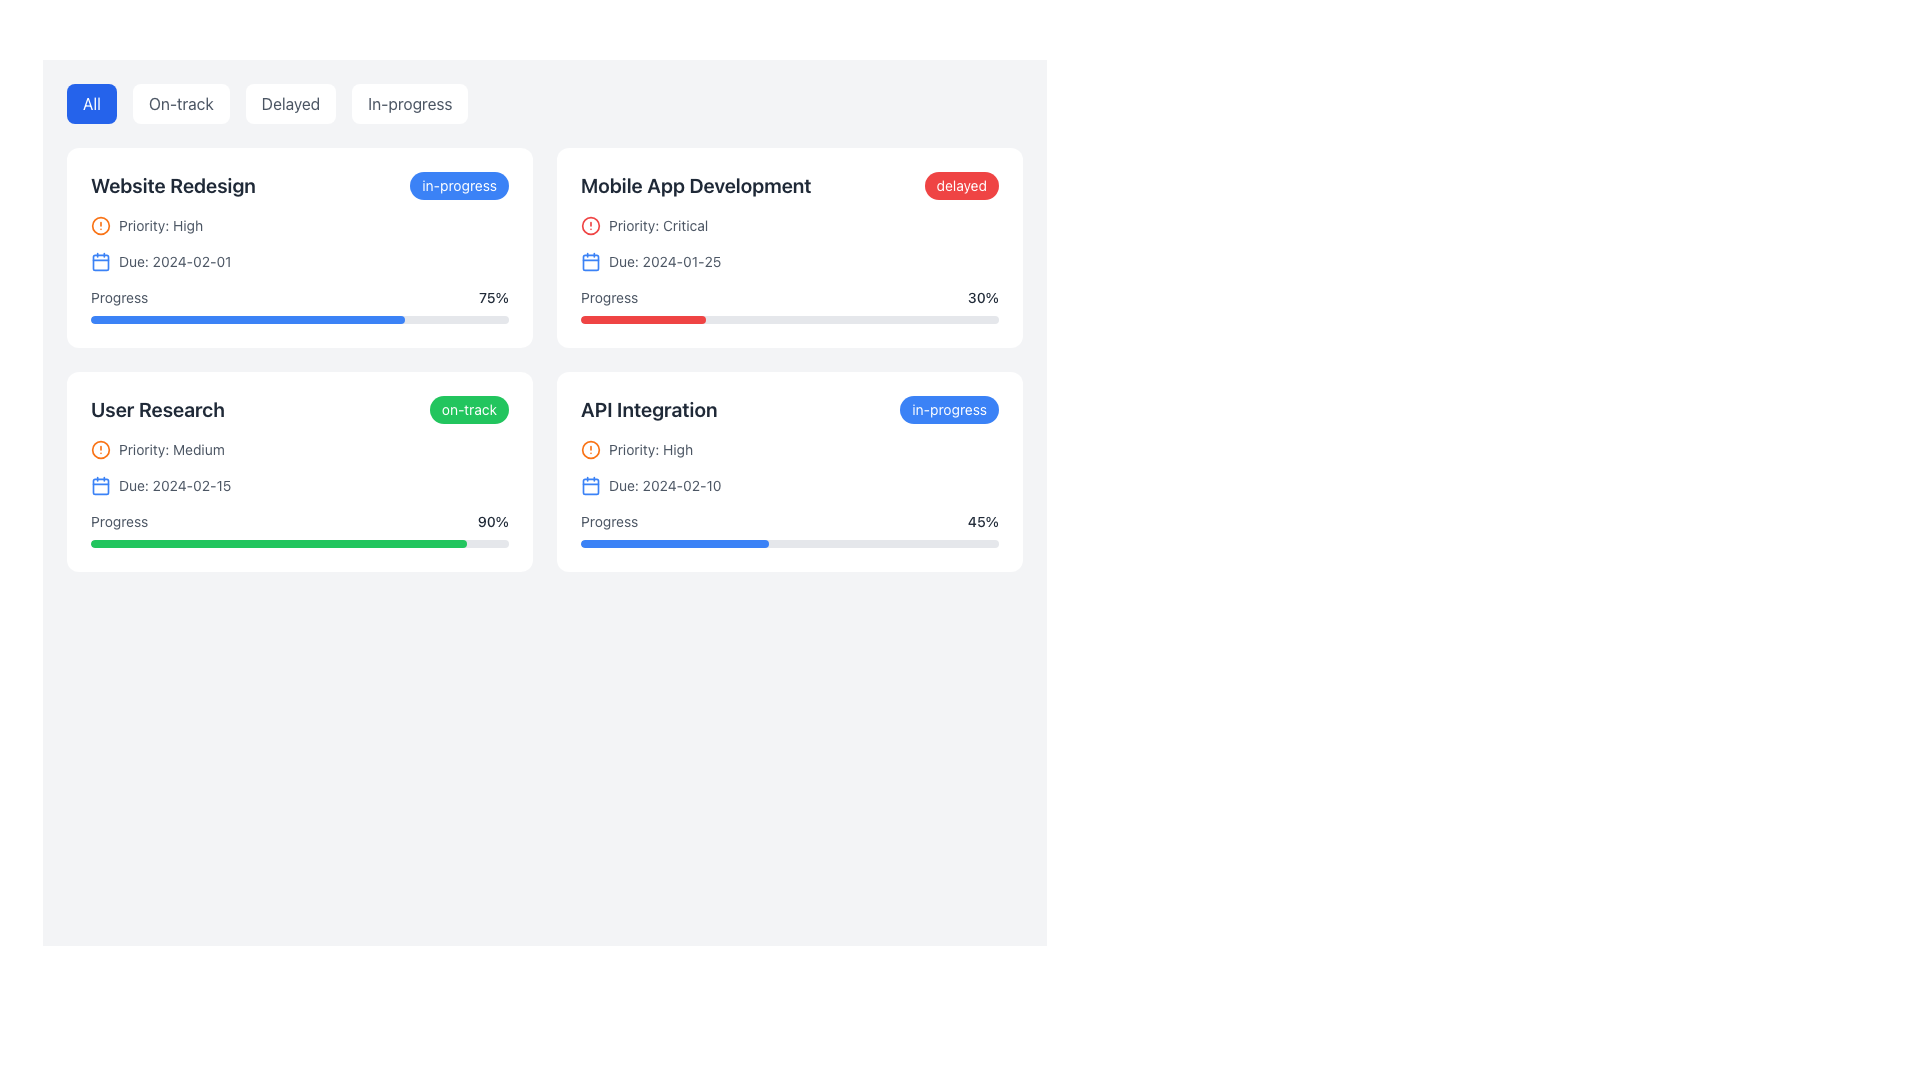  I want to click on progress percentage value displayed in the Label or text field on the right-hand side of the 'Progress' section of the 'User Research' card, so click(493, 520).